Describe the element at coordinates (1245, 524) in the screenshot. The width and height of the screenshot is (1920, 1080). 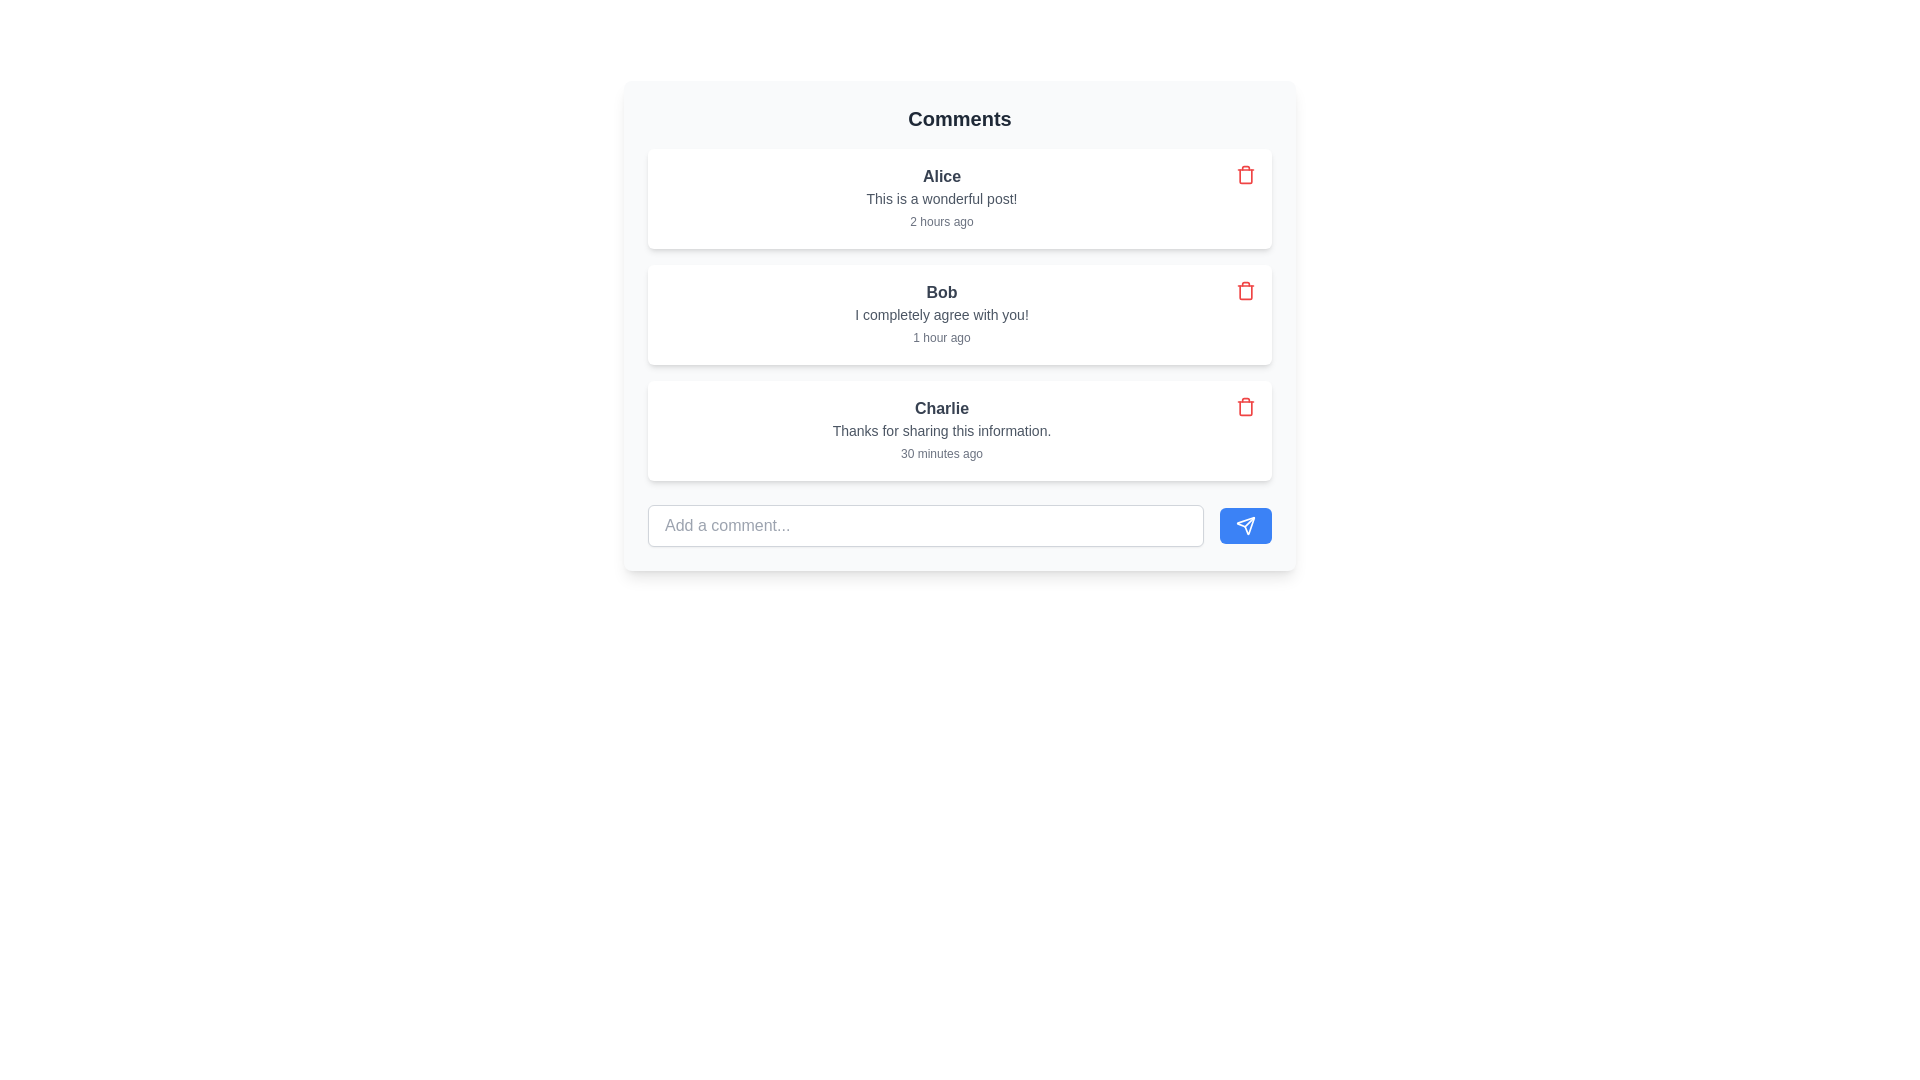
I see `the 'send' button icon located at the bottom-right corner of the interface` at that location.